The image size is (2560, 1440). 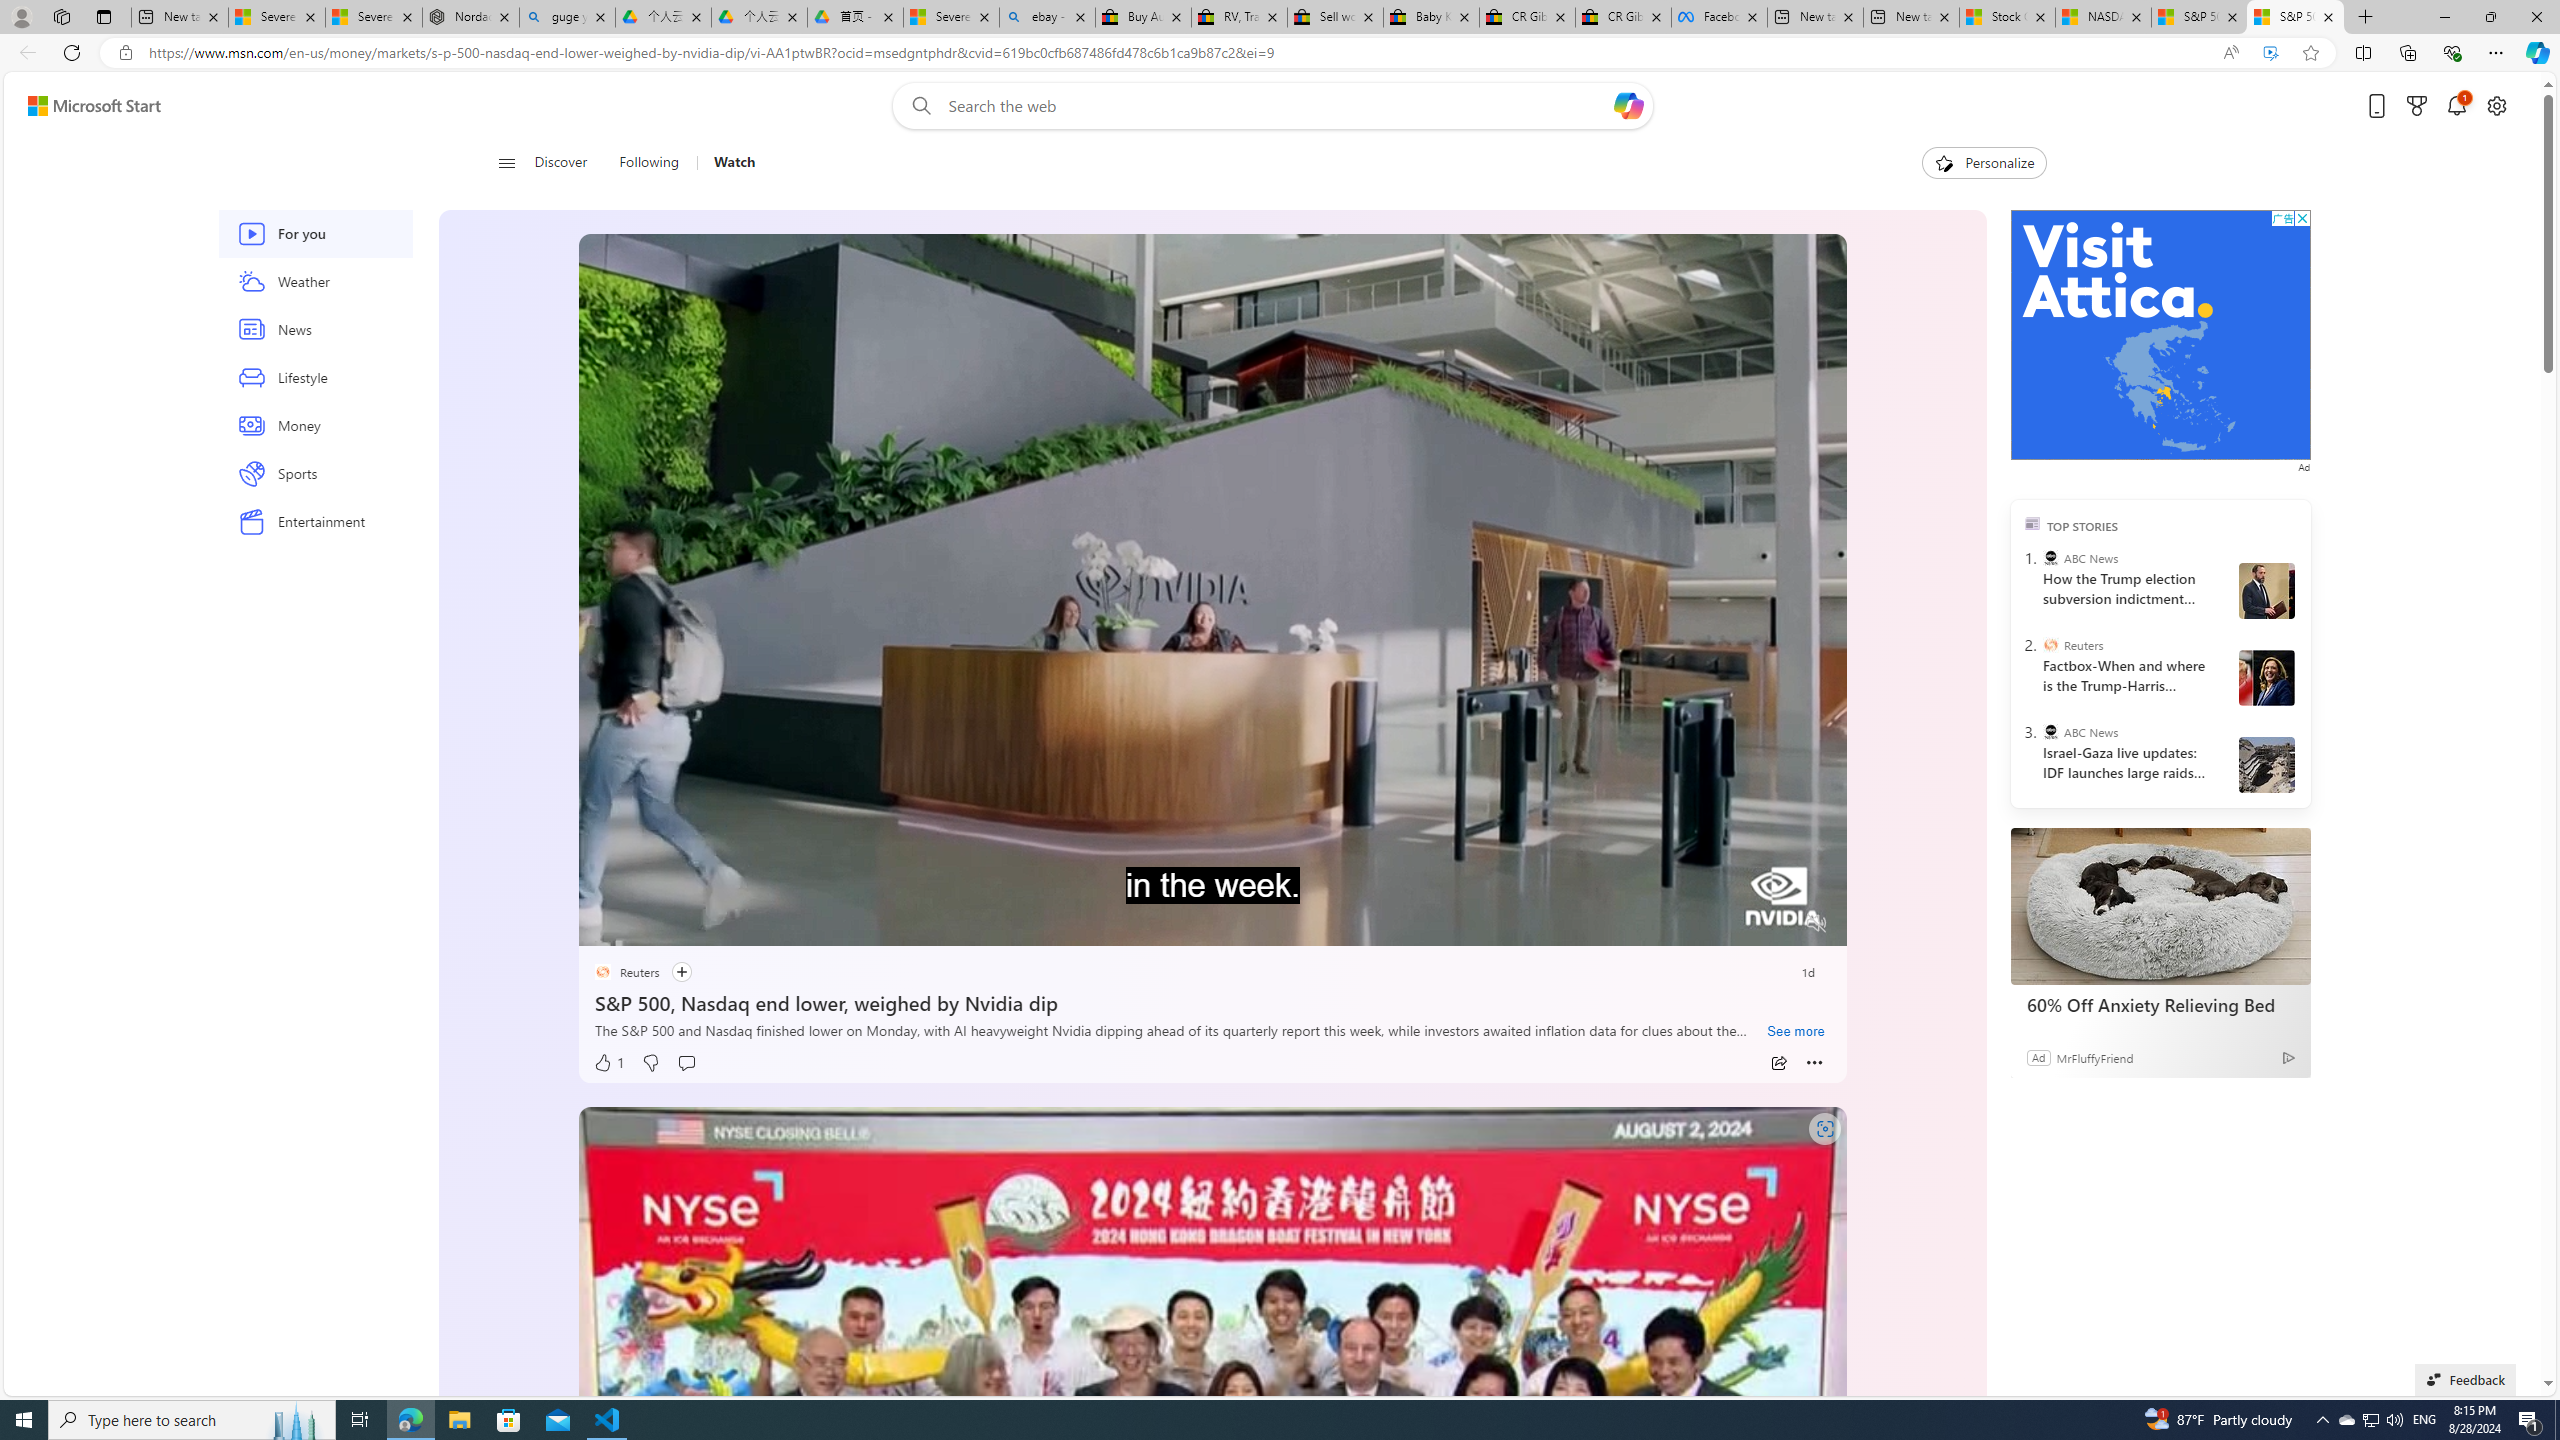 I want to click on 'MrFluffyFriend', so click(x=2094, y=1056).